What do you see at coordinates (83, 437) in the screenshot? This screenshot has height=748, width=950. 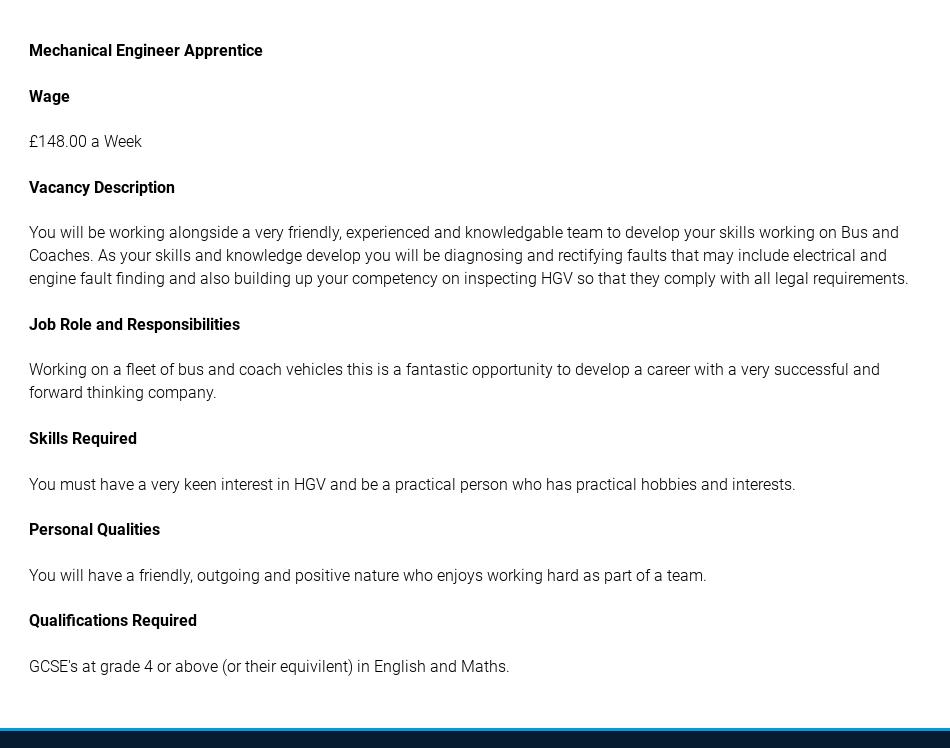 I see `'Skills Required'` at bounding box center [83, 437].